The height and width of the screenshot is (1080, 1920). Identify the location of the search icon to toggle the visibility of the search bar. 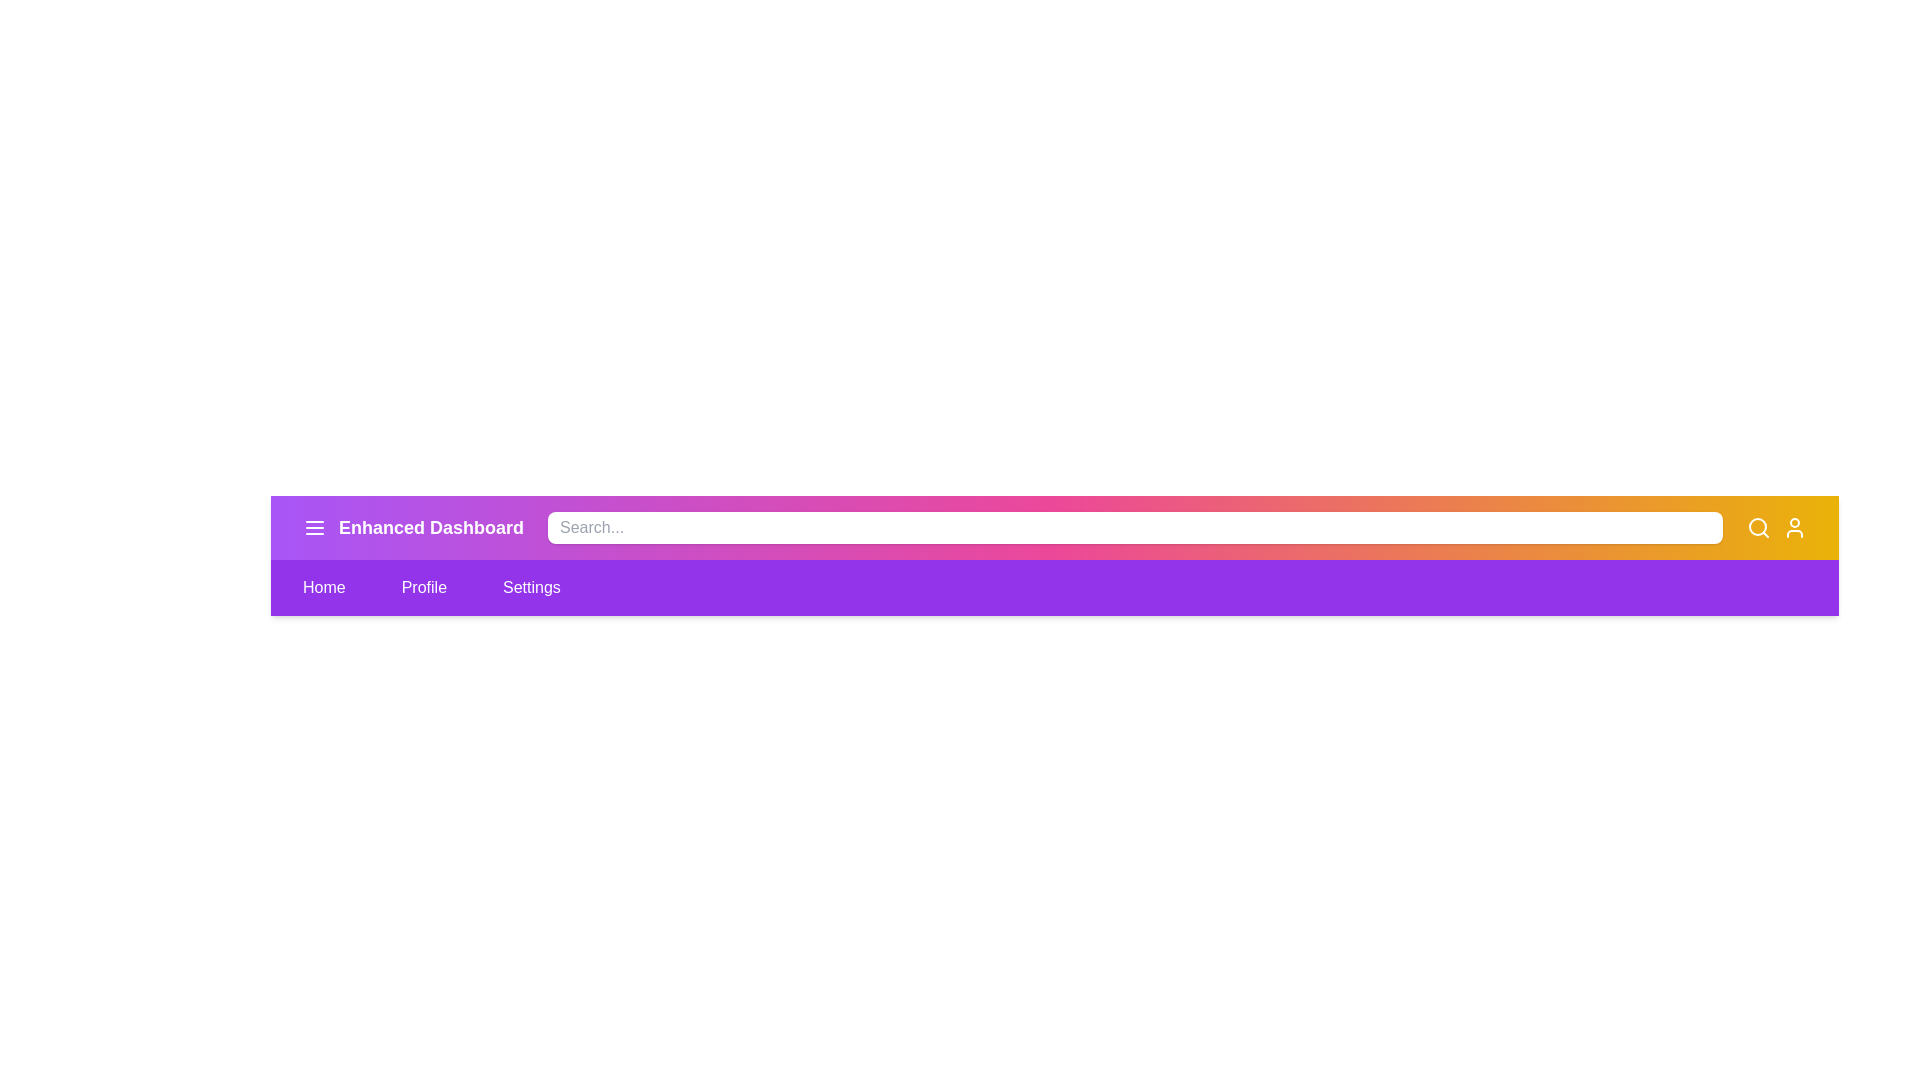
(1757, 527).